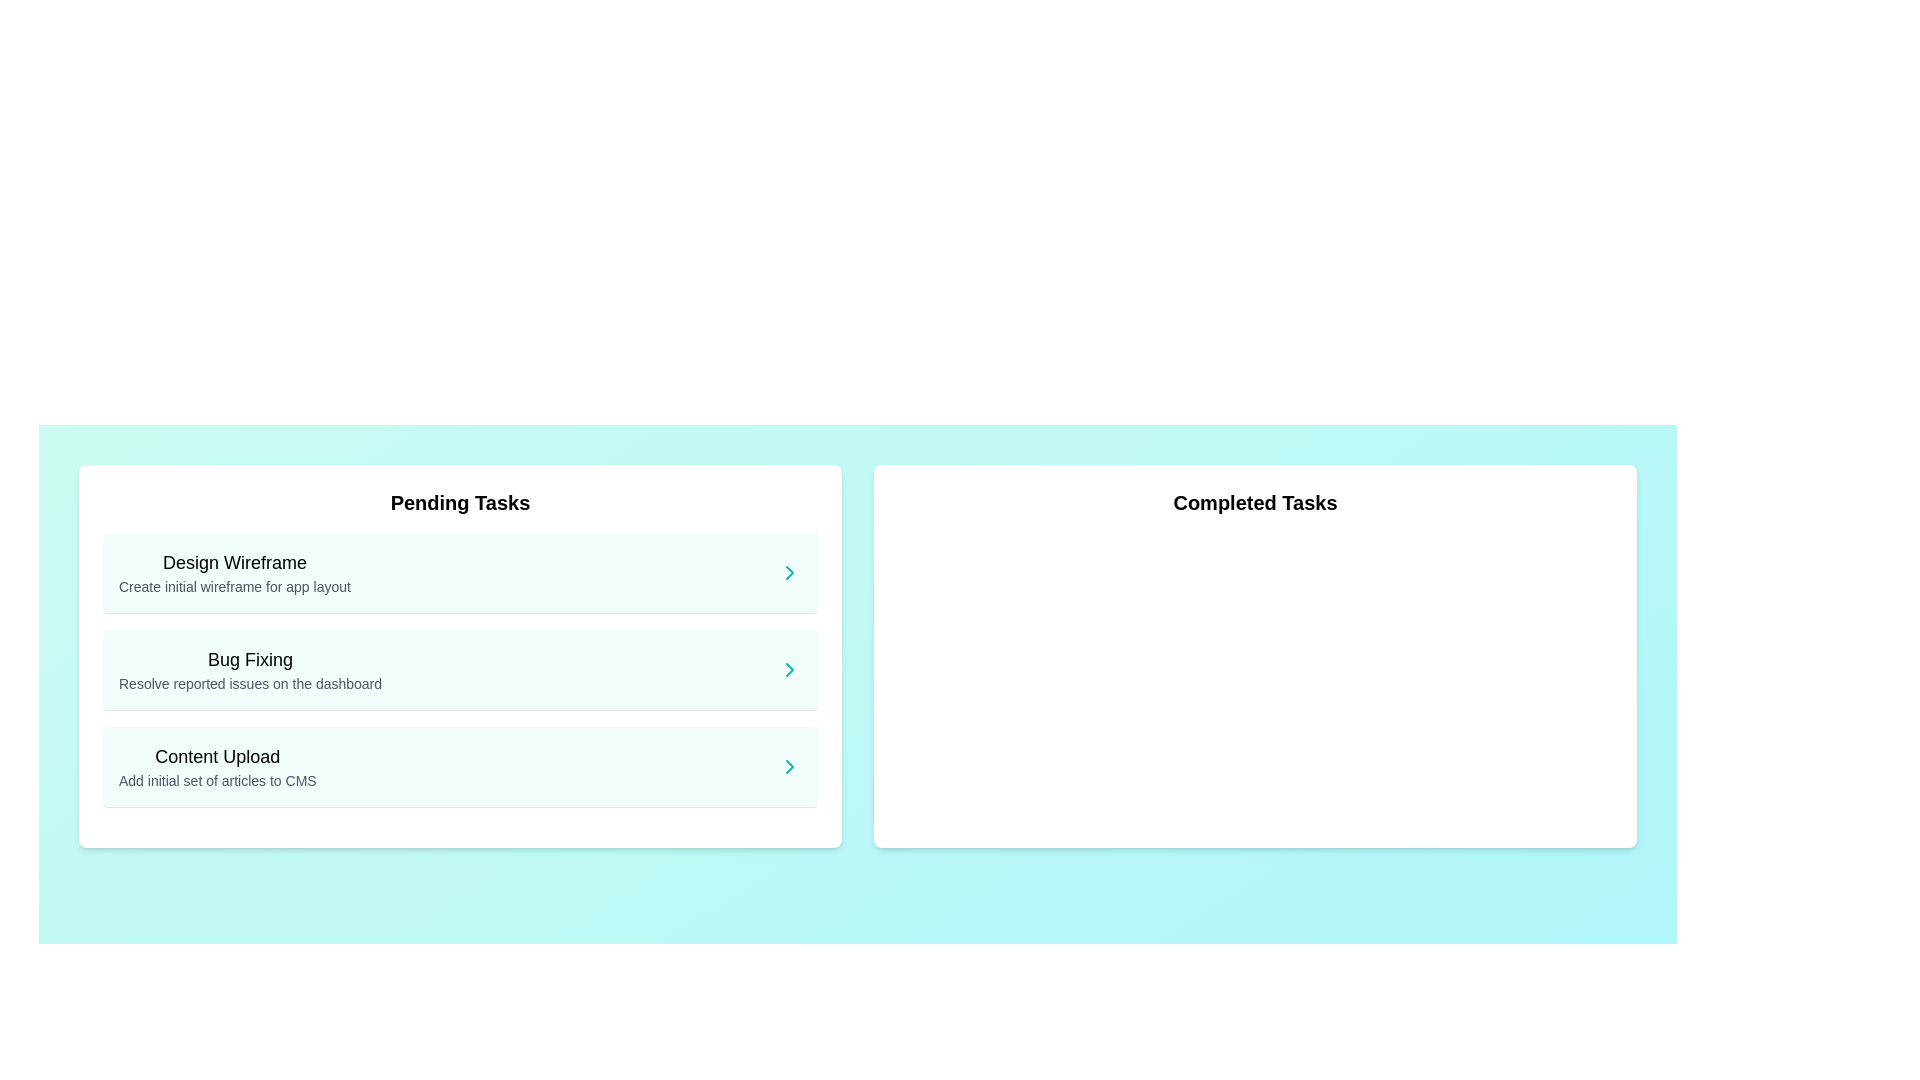  What do you see at coordinates (789, 670) in the screenshot?
I see `the Chevron icon located at the far-right within the 'Bug Fixing' task block in the 'Pending Tasks' list` at bounding box center [789, 670].